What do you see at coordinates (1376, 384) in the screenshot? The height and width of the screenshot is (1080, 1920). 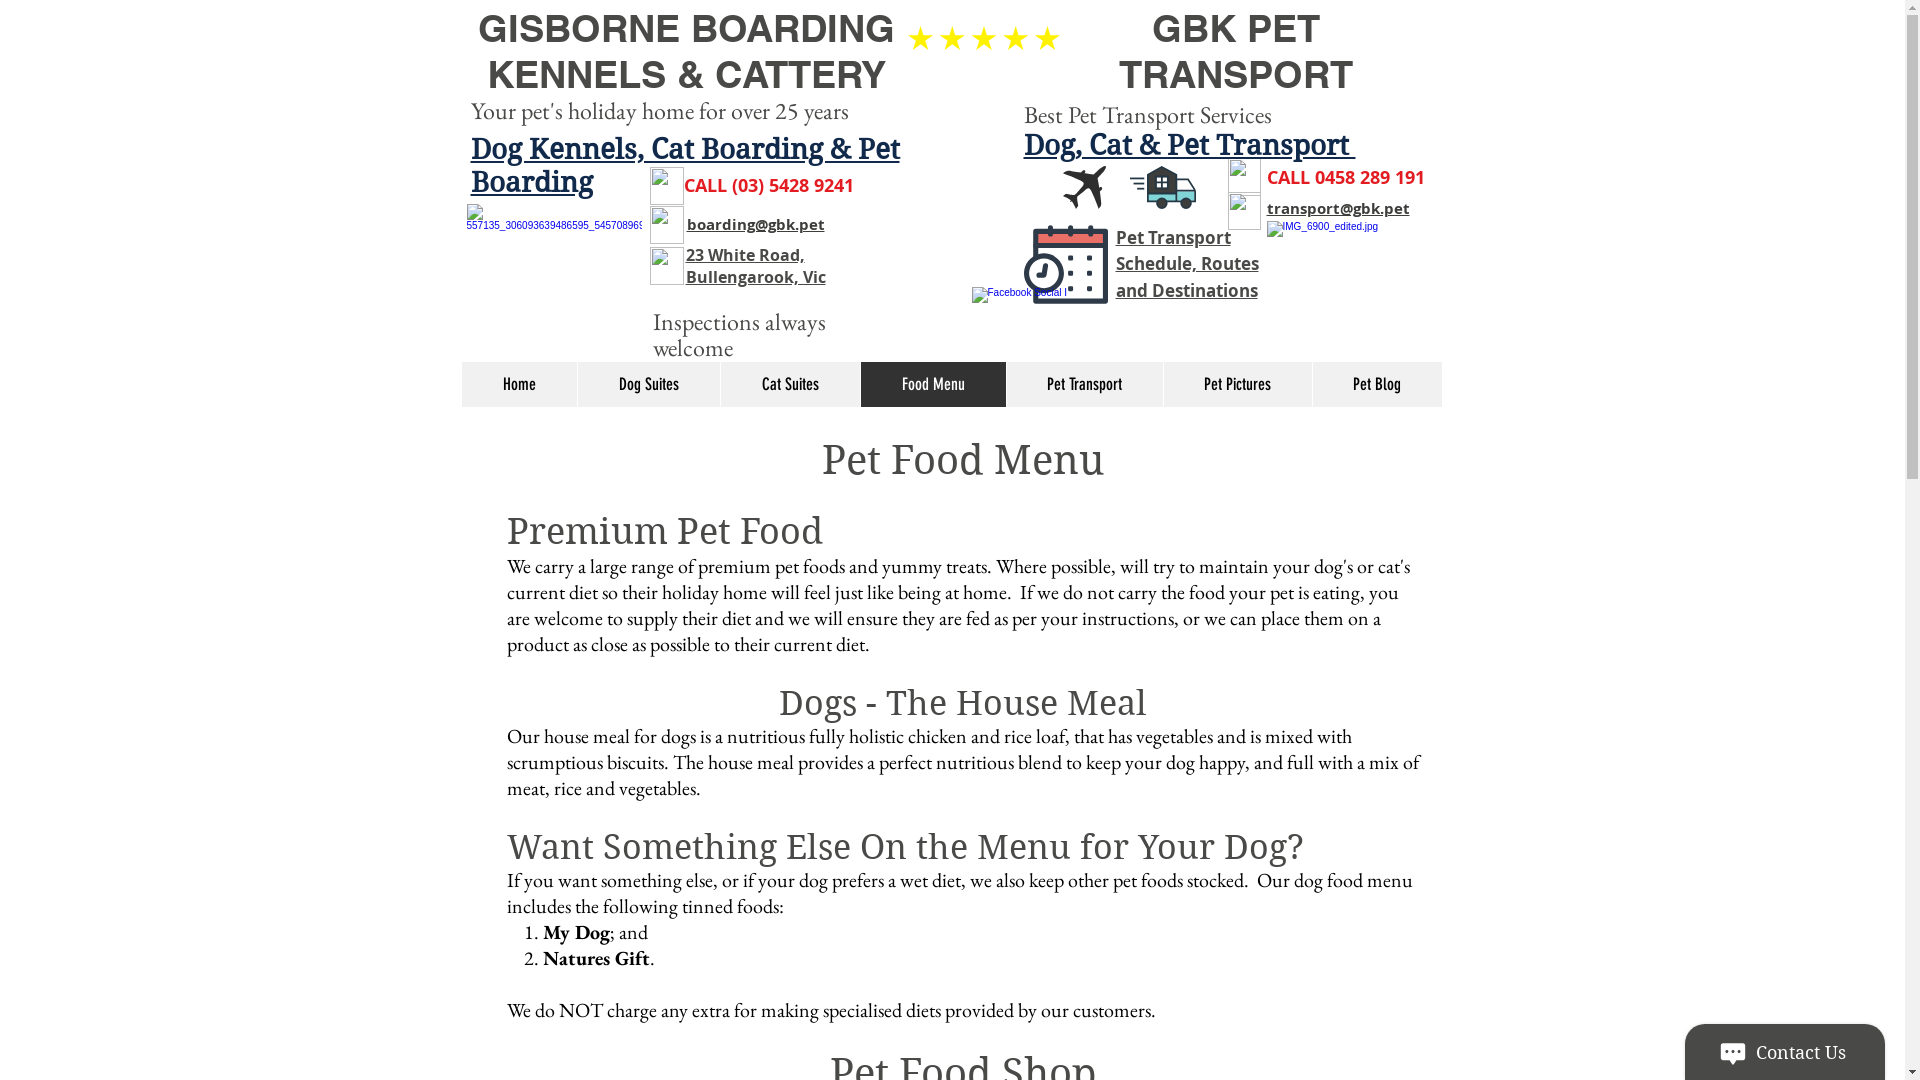 I see `'Pet Blog'` at bounding box center [1376, 384].